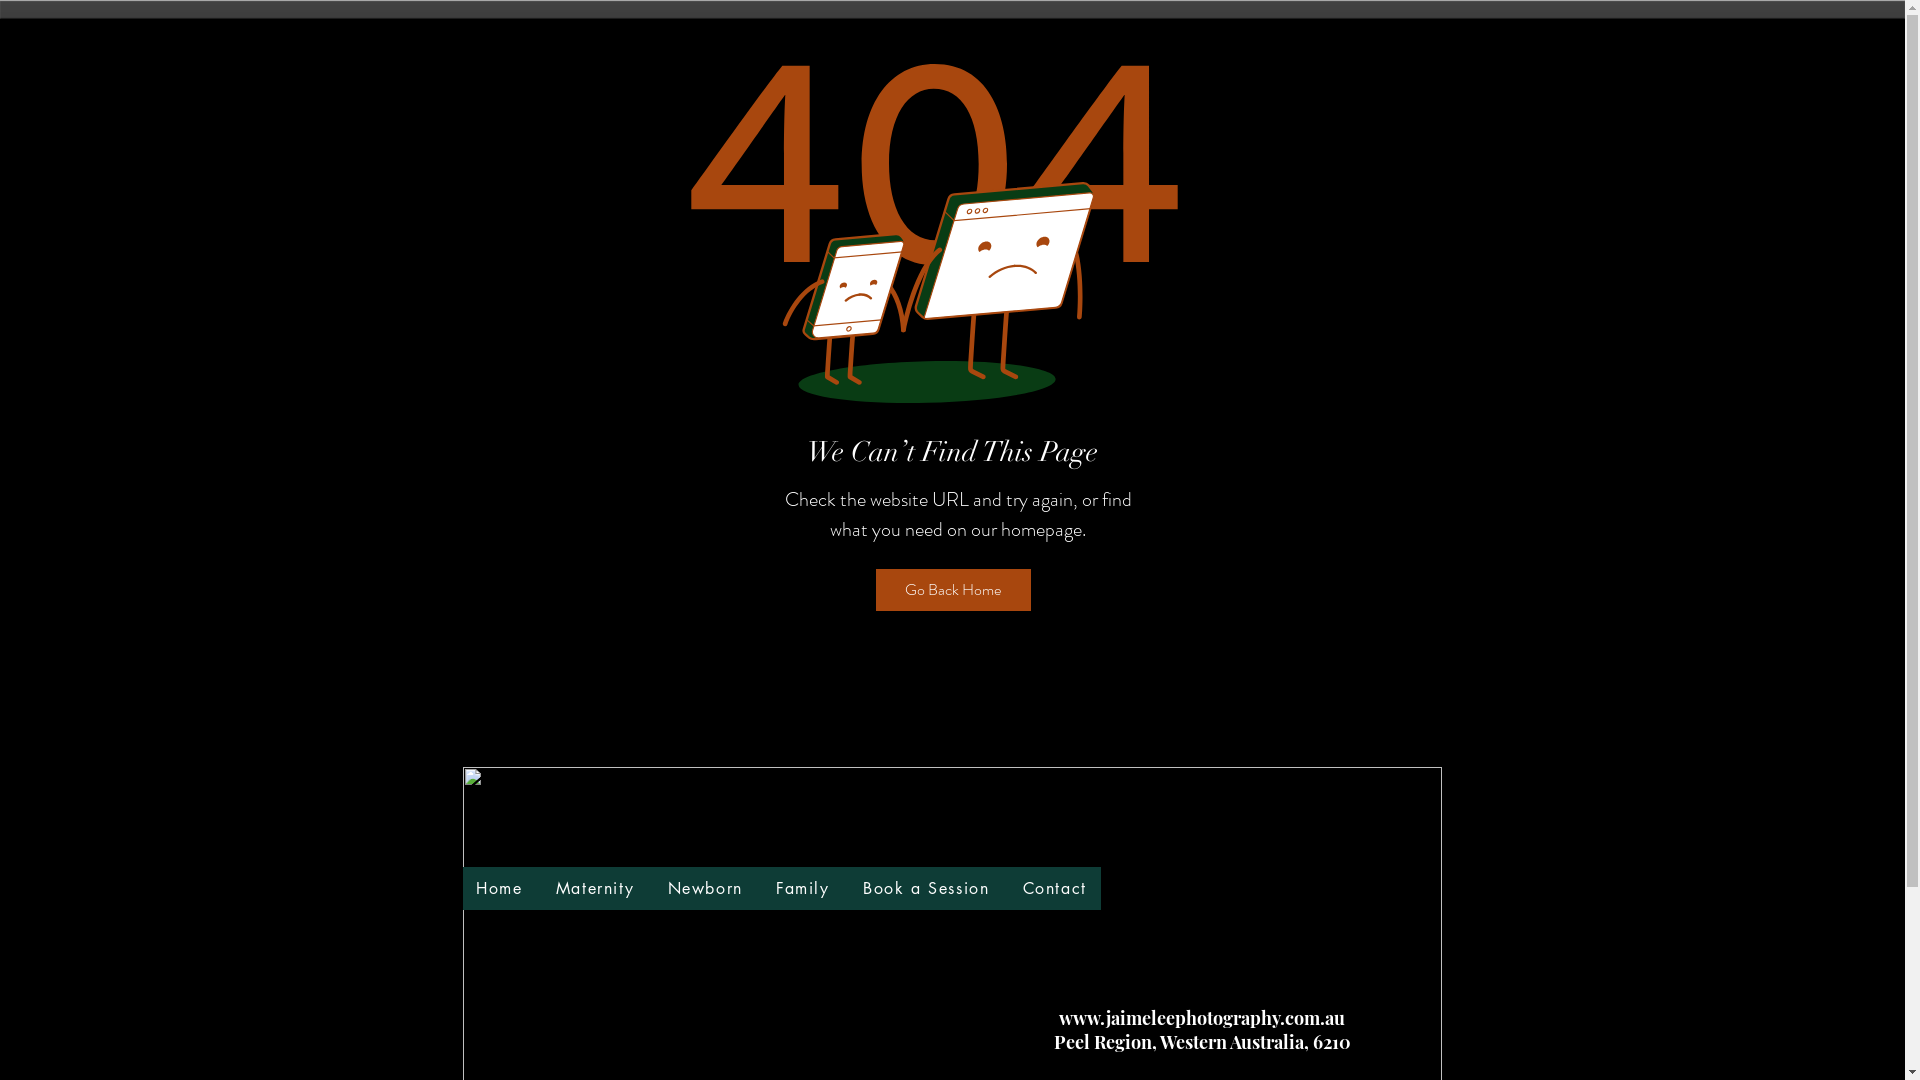 Image resolution: width=1920 pixels, height=1080 pixels. I want to click on 'Newborn', so click(705, 887).